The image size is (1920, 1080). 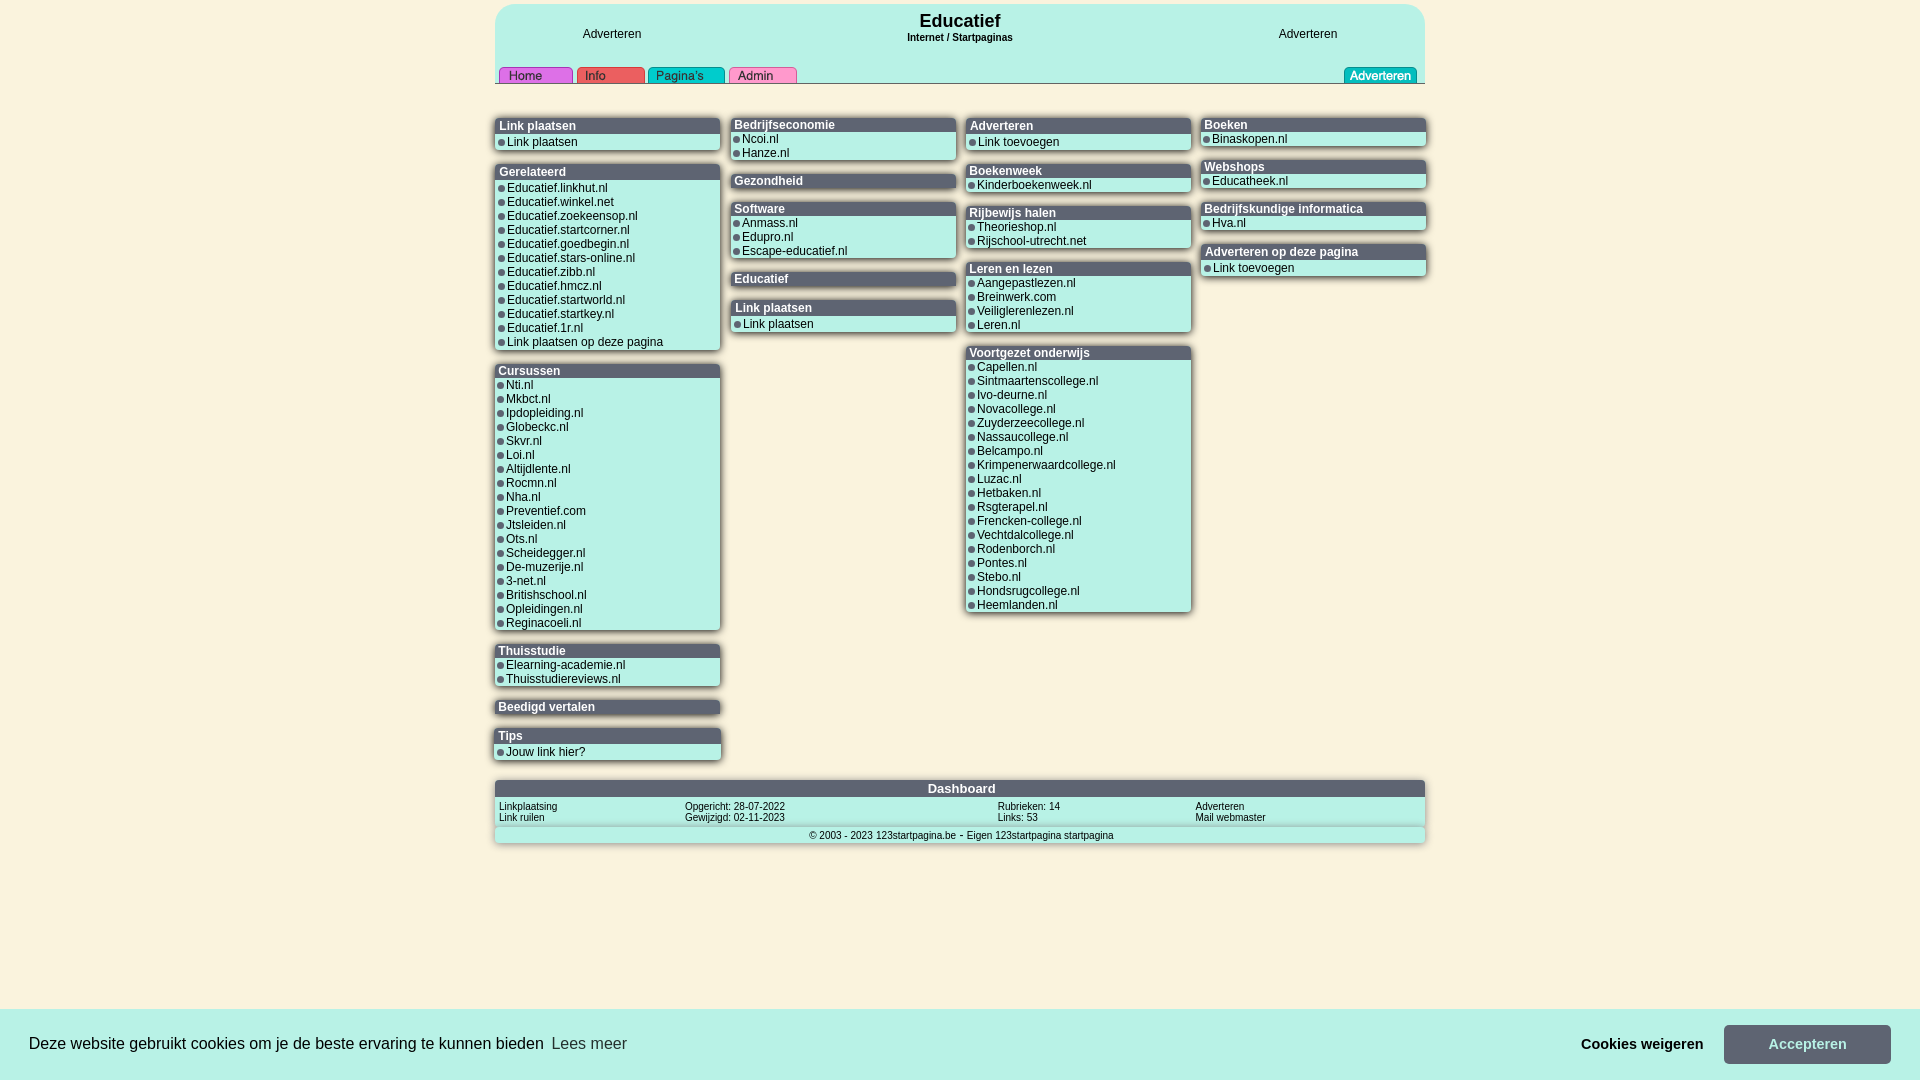 What do you see at coordinates (537, 426) in the screenshot?
I see `'Globeckc.nl'` at bounding box center [537, 426].